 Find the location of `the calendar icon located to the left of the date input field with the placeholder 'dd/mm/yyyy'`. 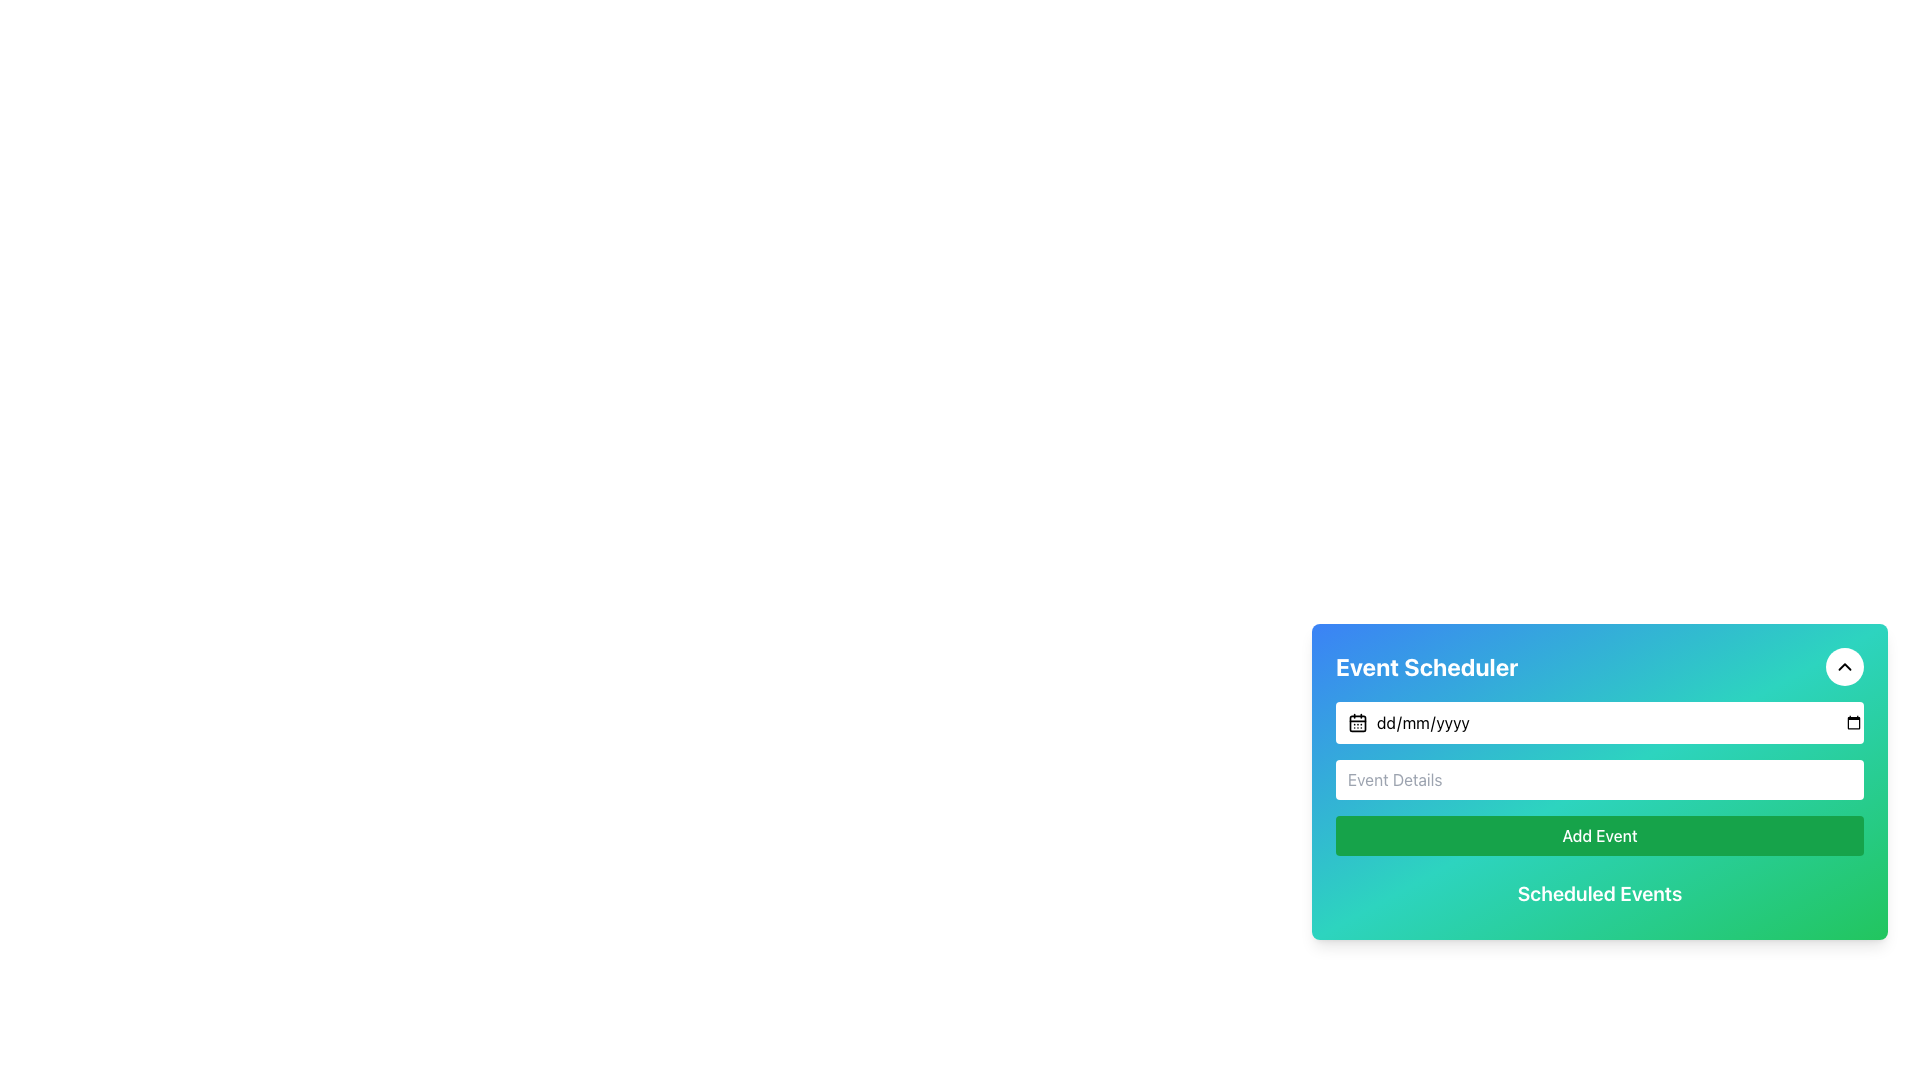

the calendar icon located to the left of the date input field with the placeholder 'dd/mm/yyyy' is located at coordinates (1358, 722).